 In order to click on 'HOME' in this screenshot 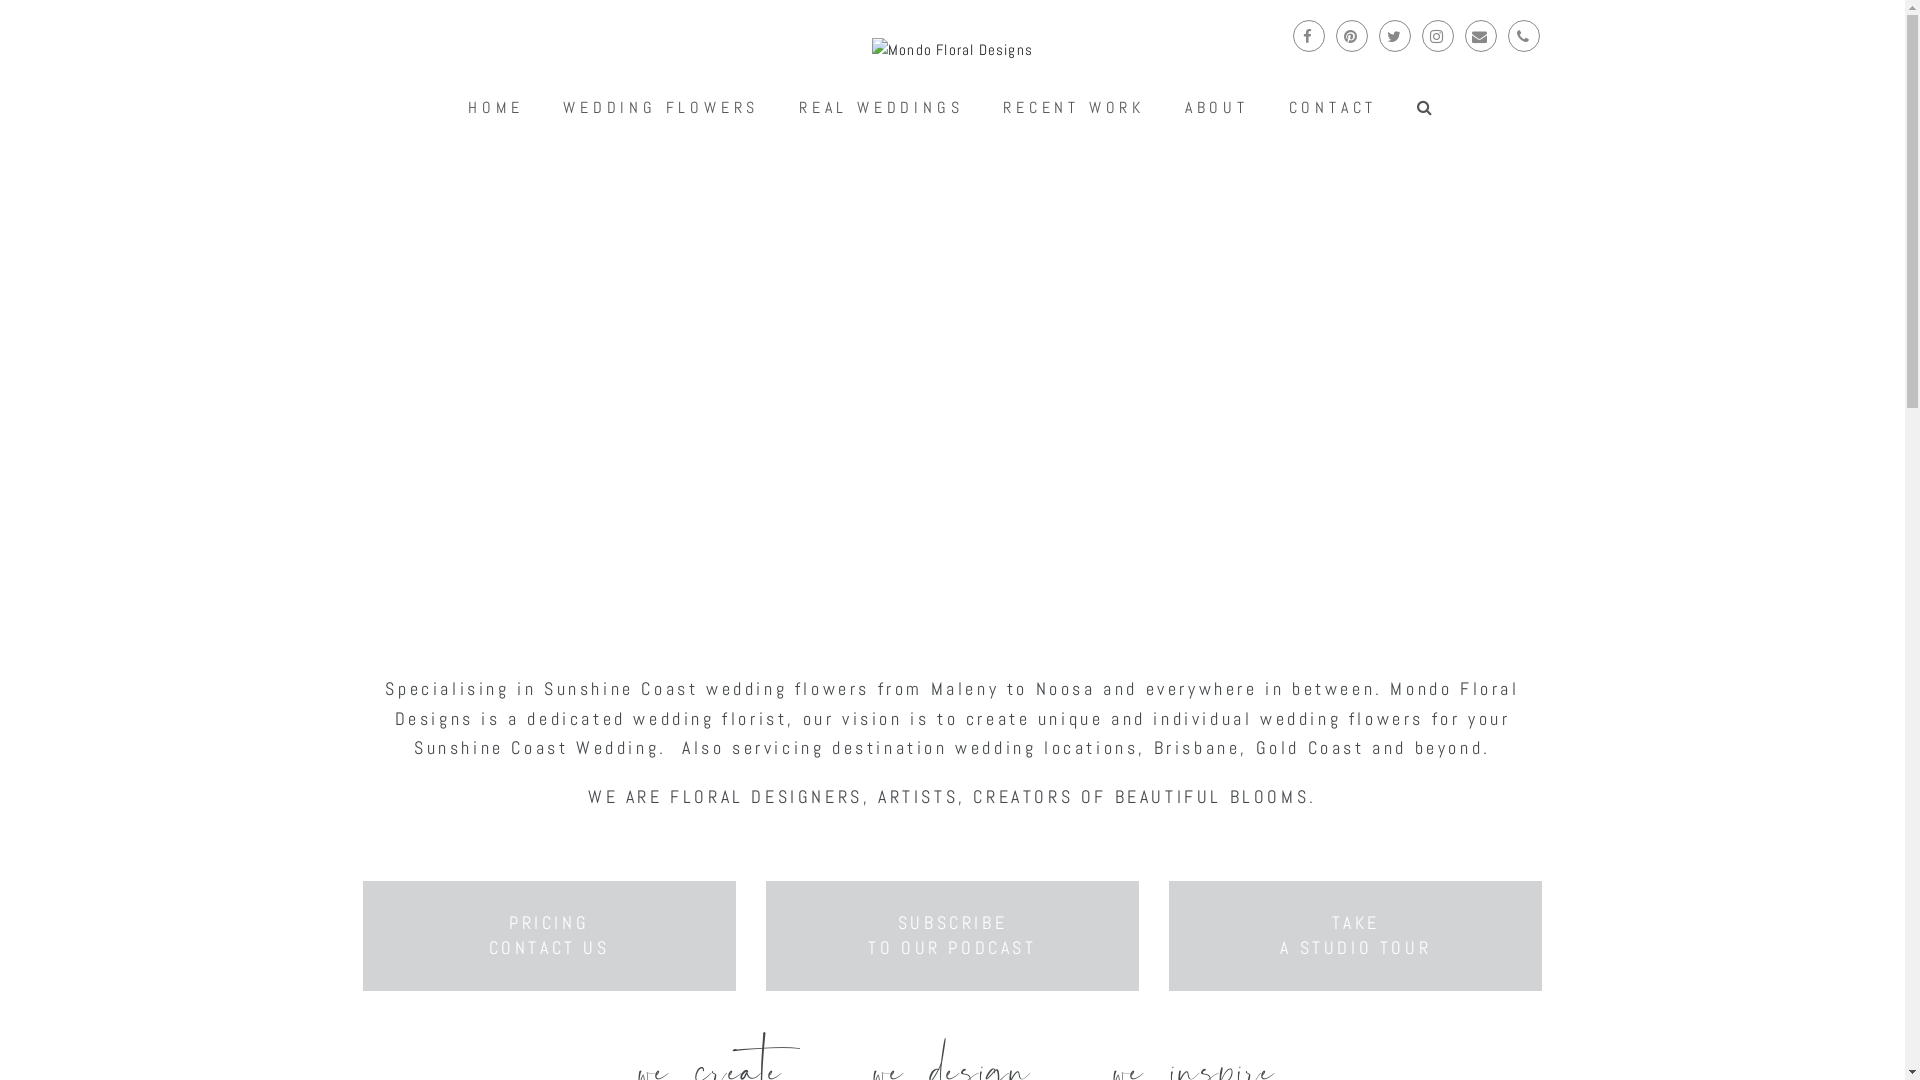, I will do `click(495, 108)`.